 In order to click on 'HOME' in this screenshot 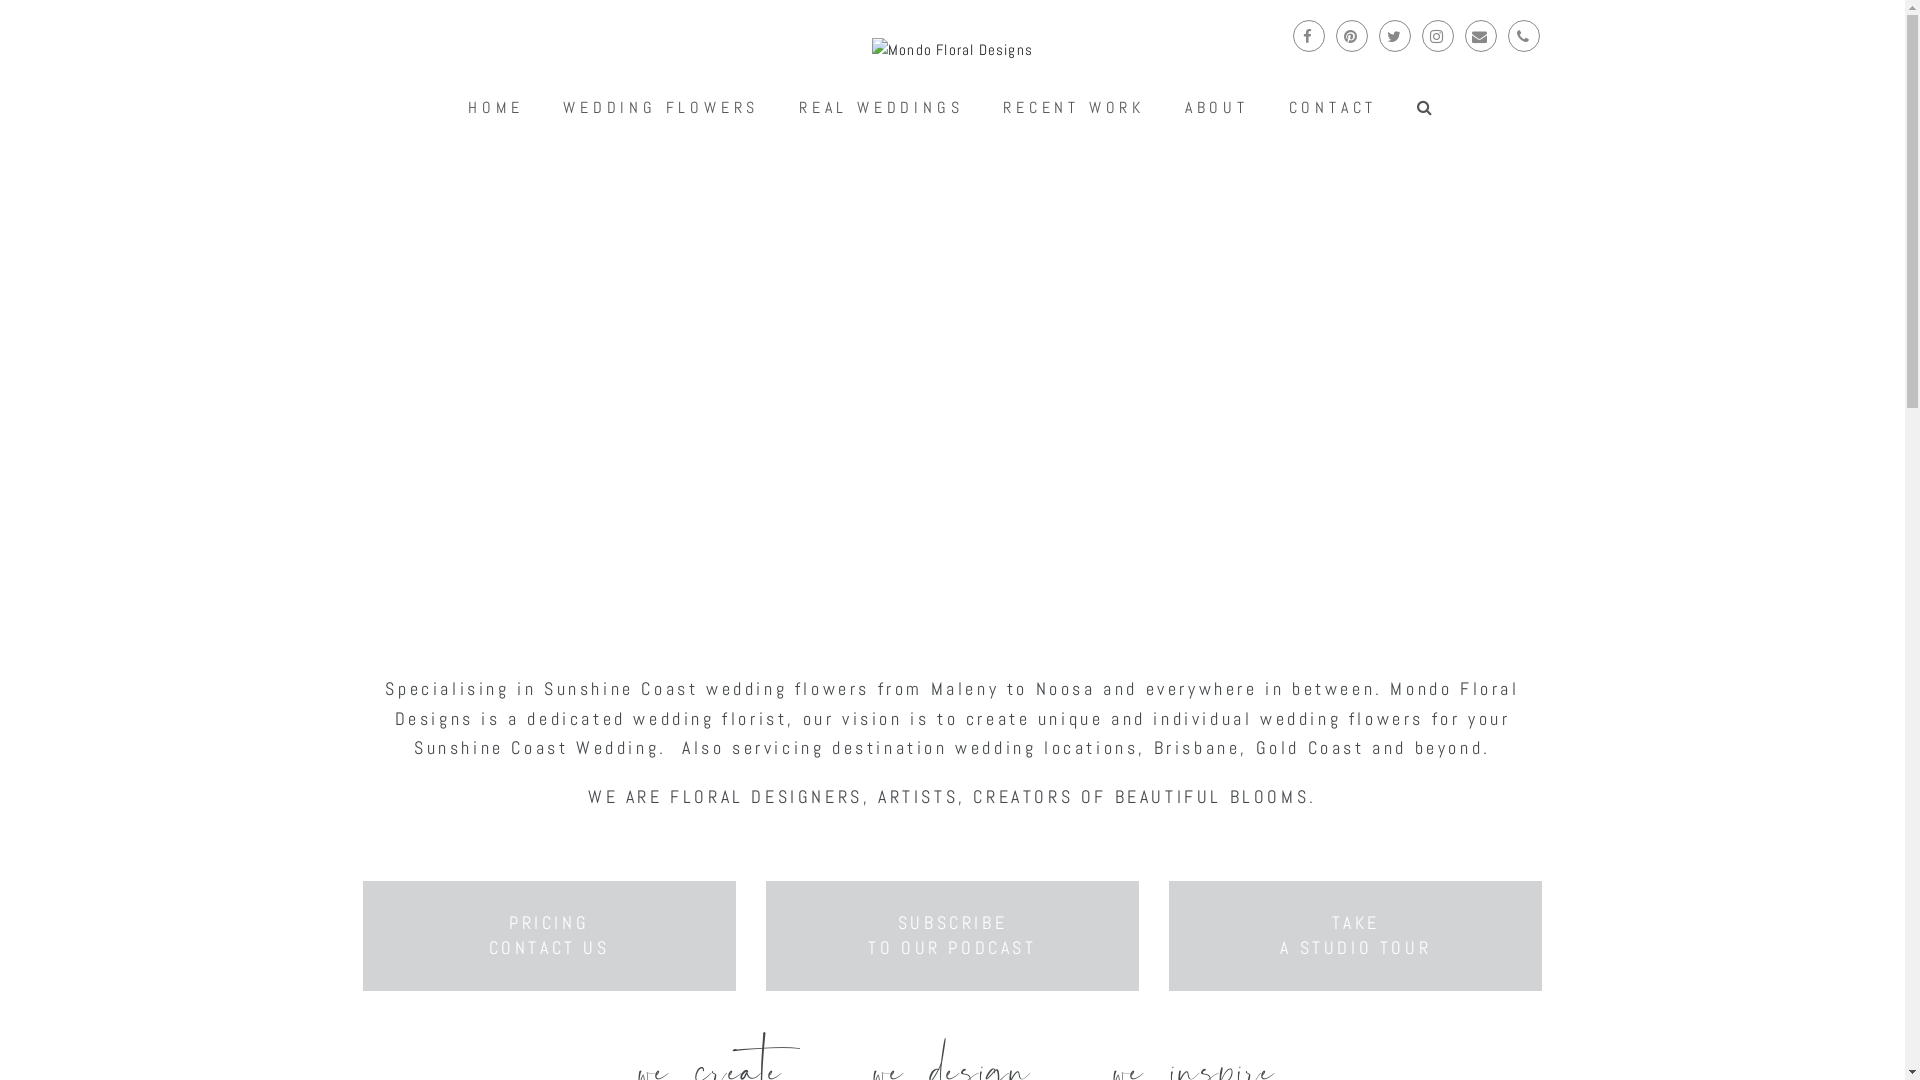, I will do `click(495, 108)`.